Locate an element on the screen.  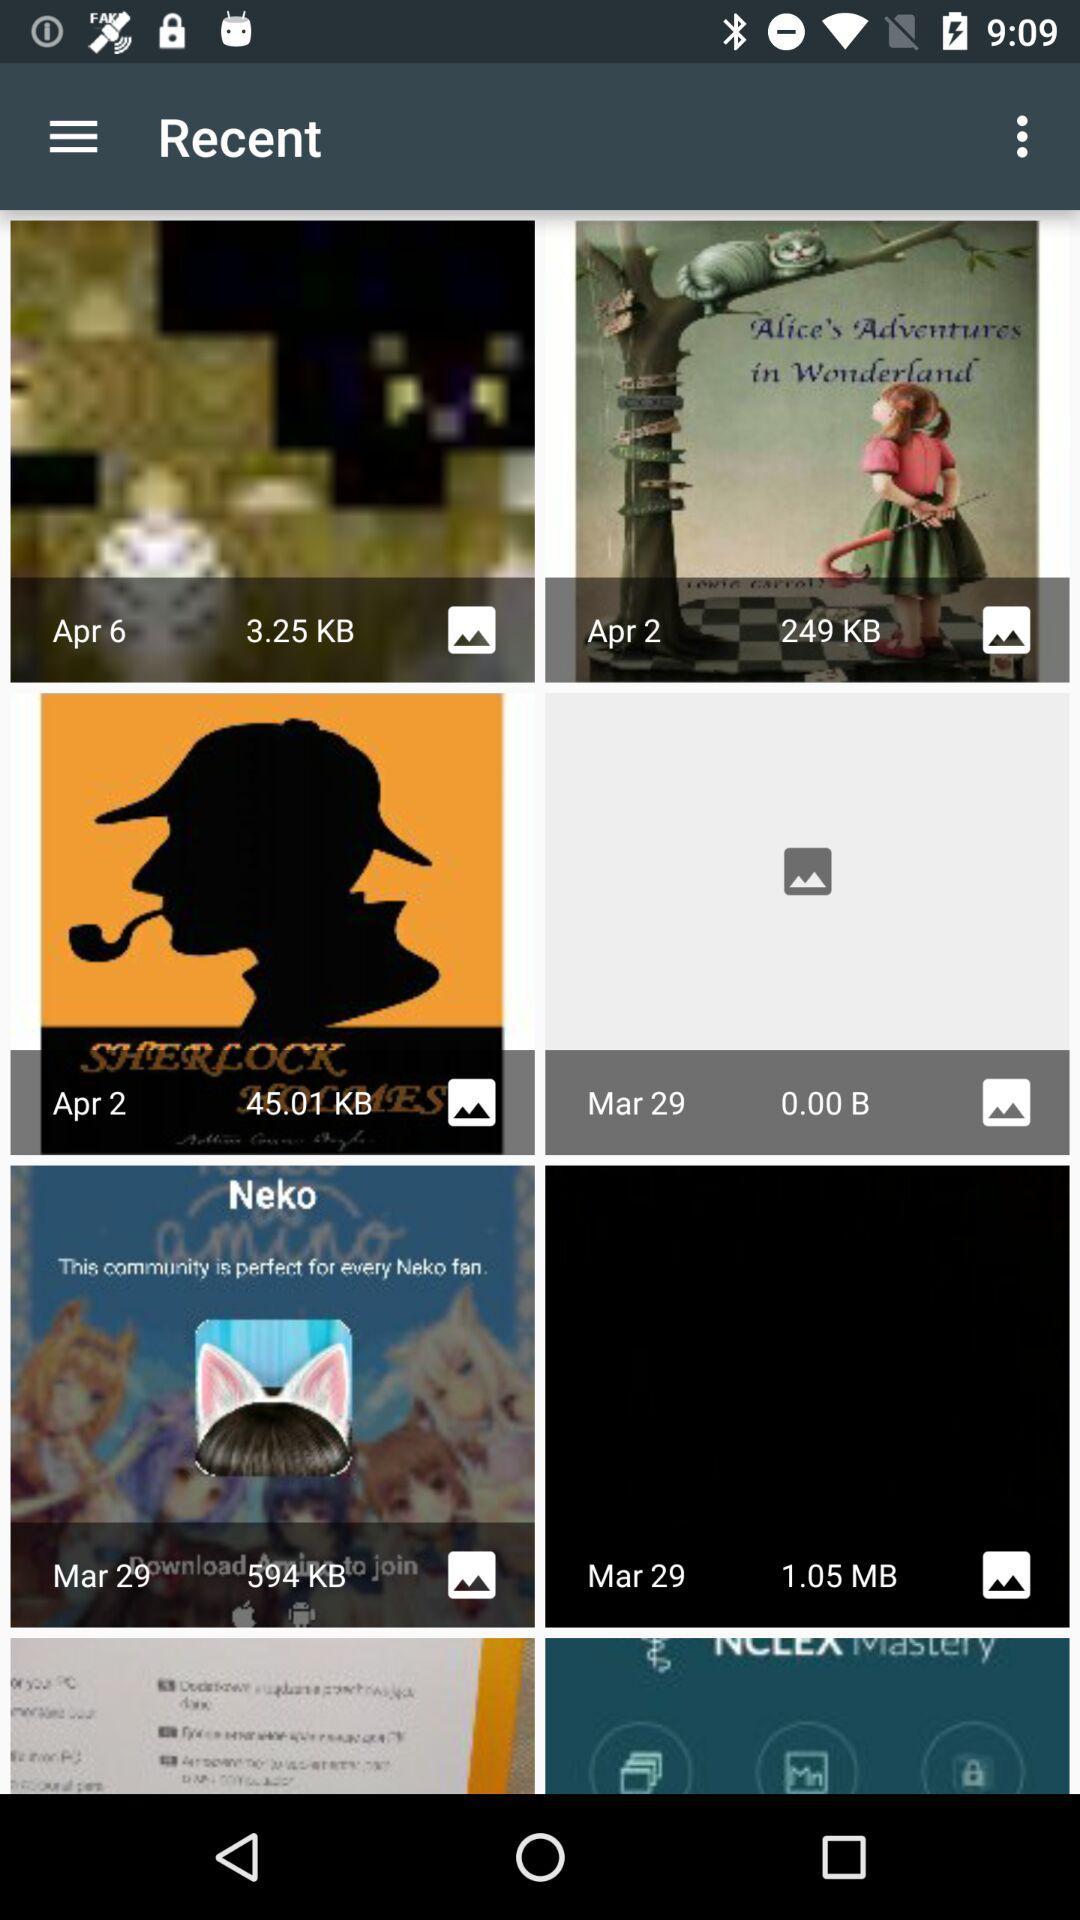
the item to the left of the recent icon is located at coordinates (72, 135).